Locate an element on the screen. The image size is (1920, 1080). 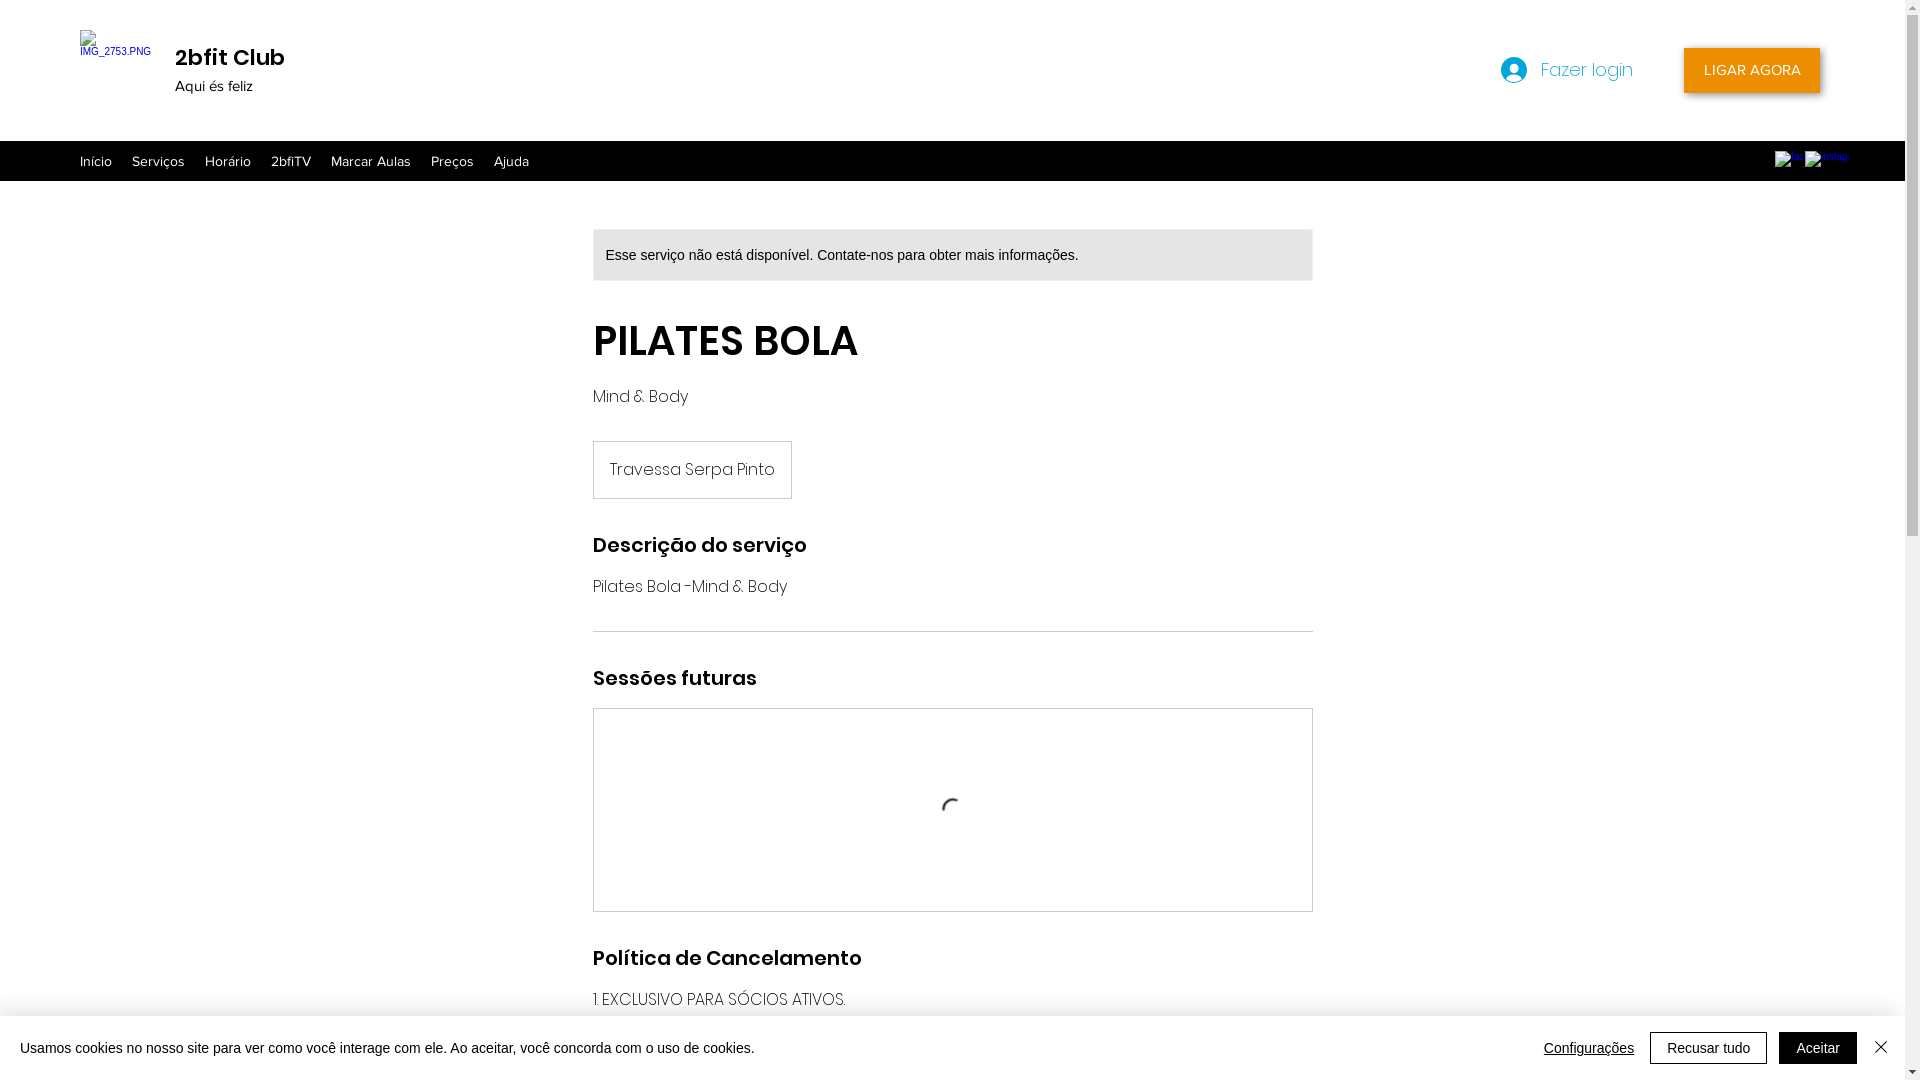
'Marcar Aulas' is located at coordinates (321, 160).